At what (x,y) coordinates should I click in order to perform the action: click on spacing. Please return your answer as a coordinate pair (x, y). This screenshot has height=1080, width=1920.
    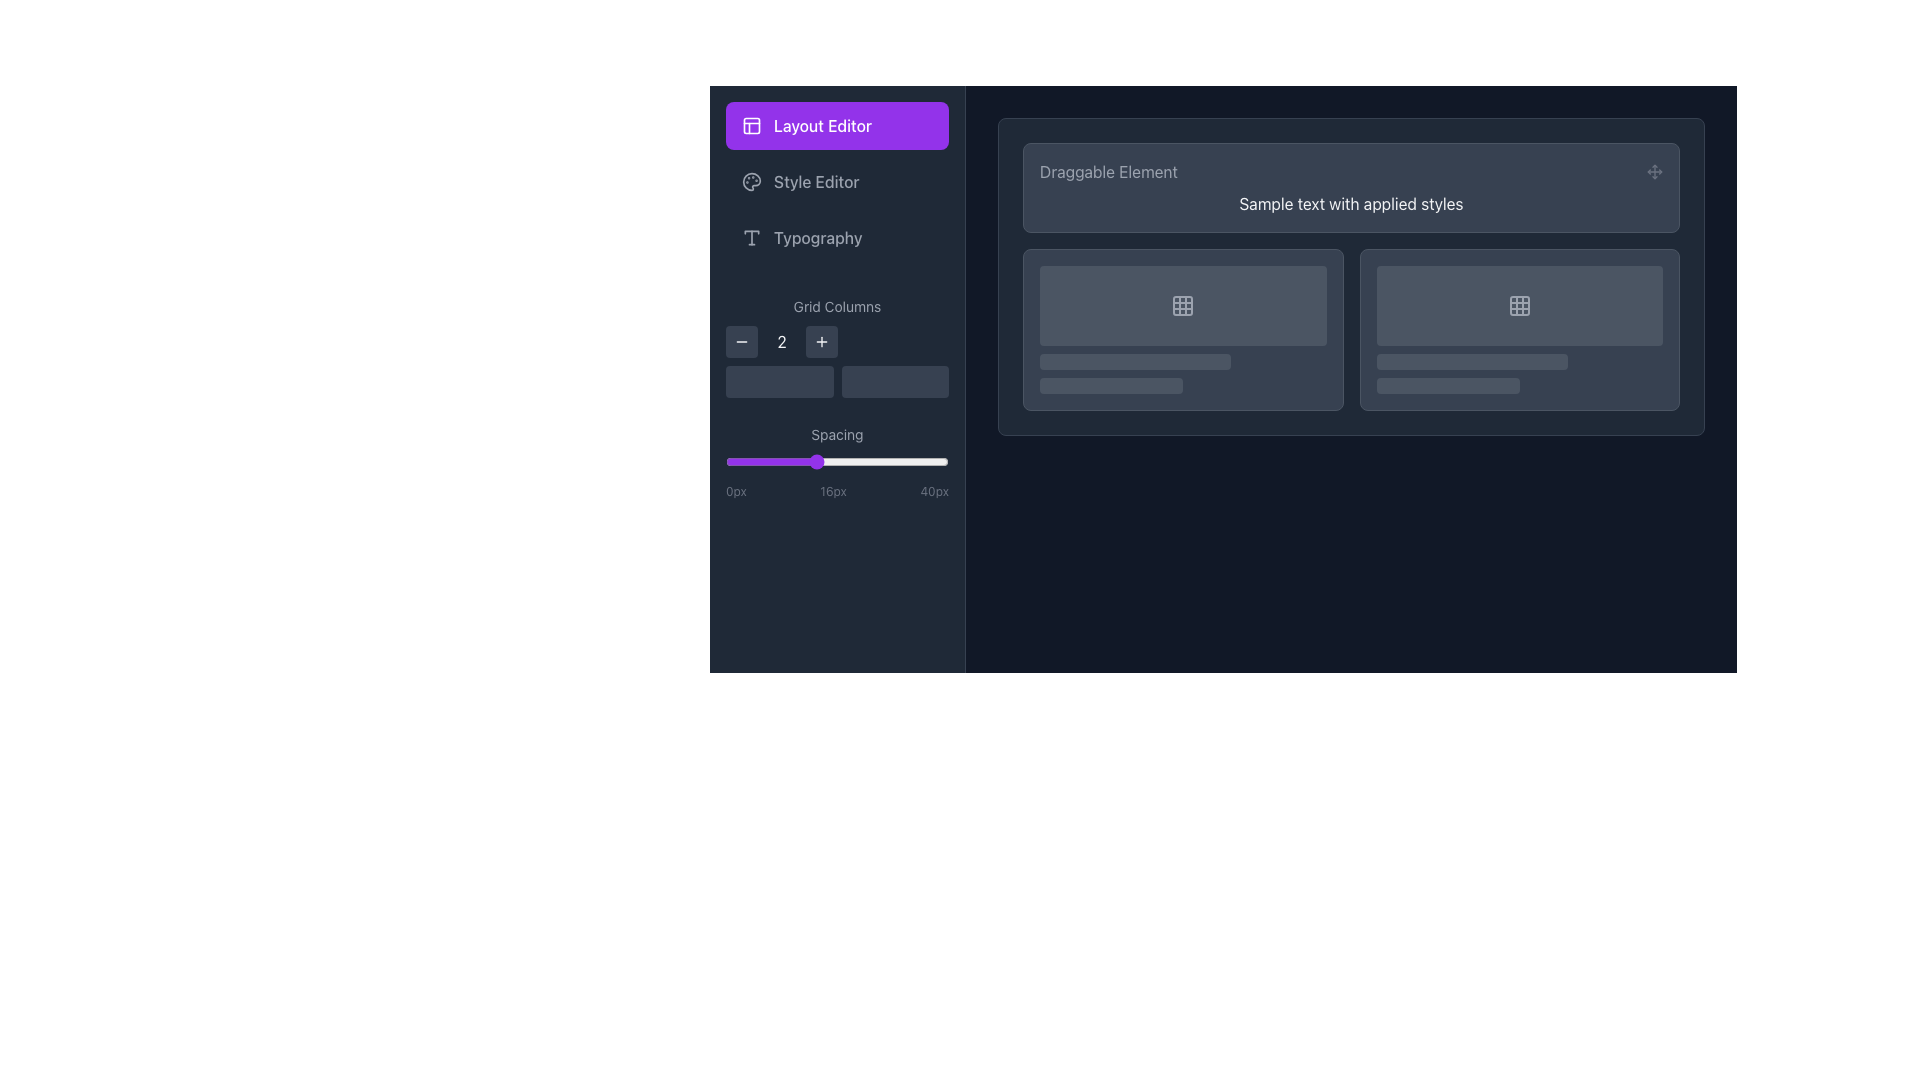
    Looking at the image, I should click on (854, 462).